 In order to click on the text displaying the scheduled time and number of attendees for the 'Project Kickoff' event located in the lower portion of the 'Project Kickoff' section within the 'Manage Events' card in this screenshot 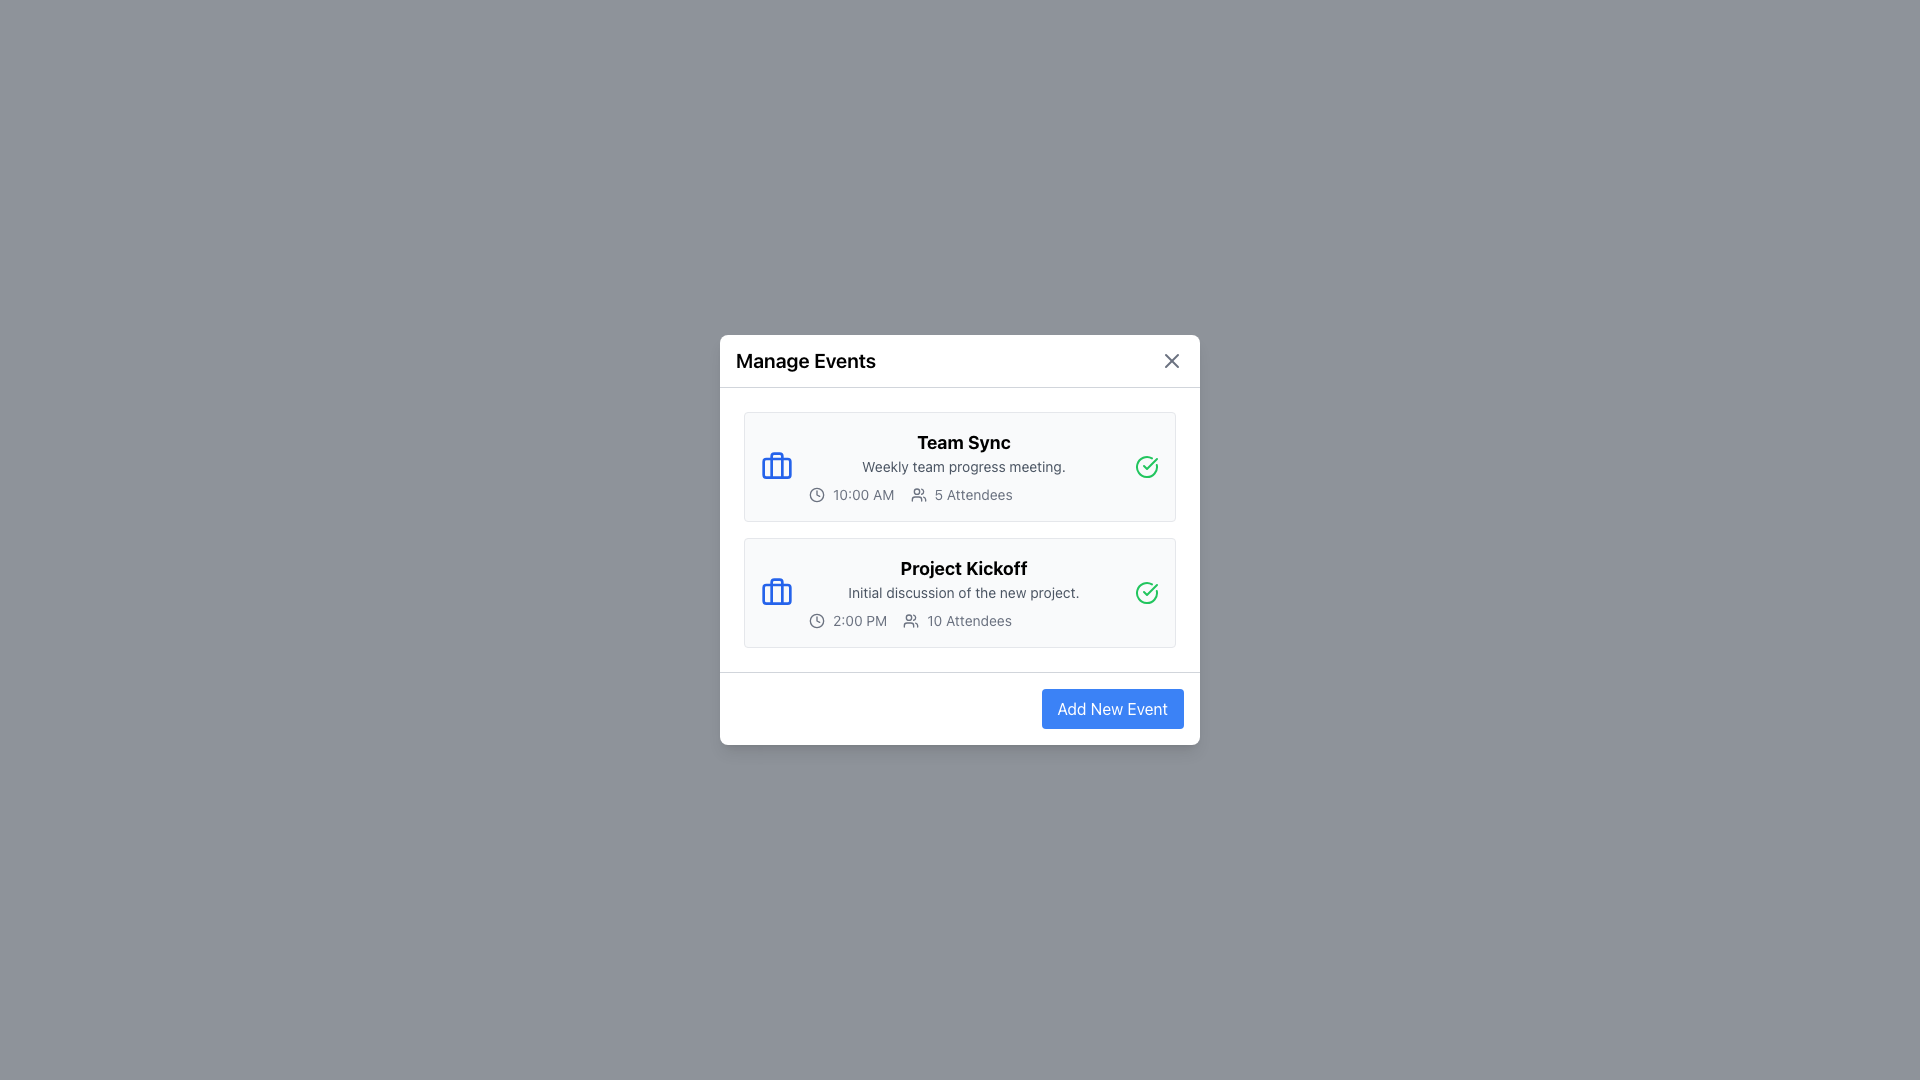, I will do `click(964, 620)`.